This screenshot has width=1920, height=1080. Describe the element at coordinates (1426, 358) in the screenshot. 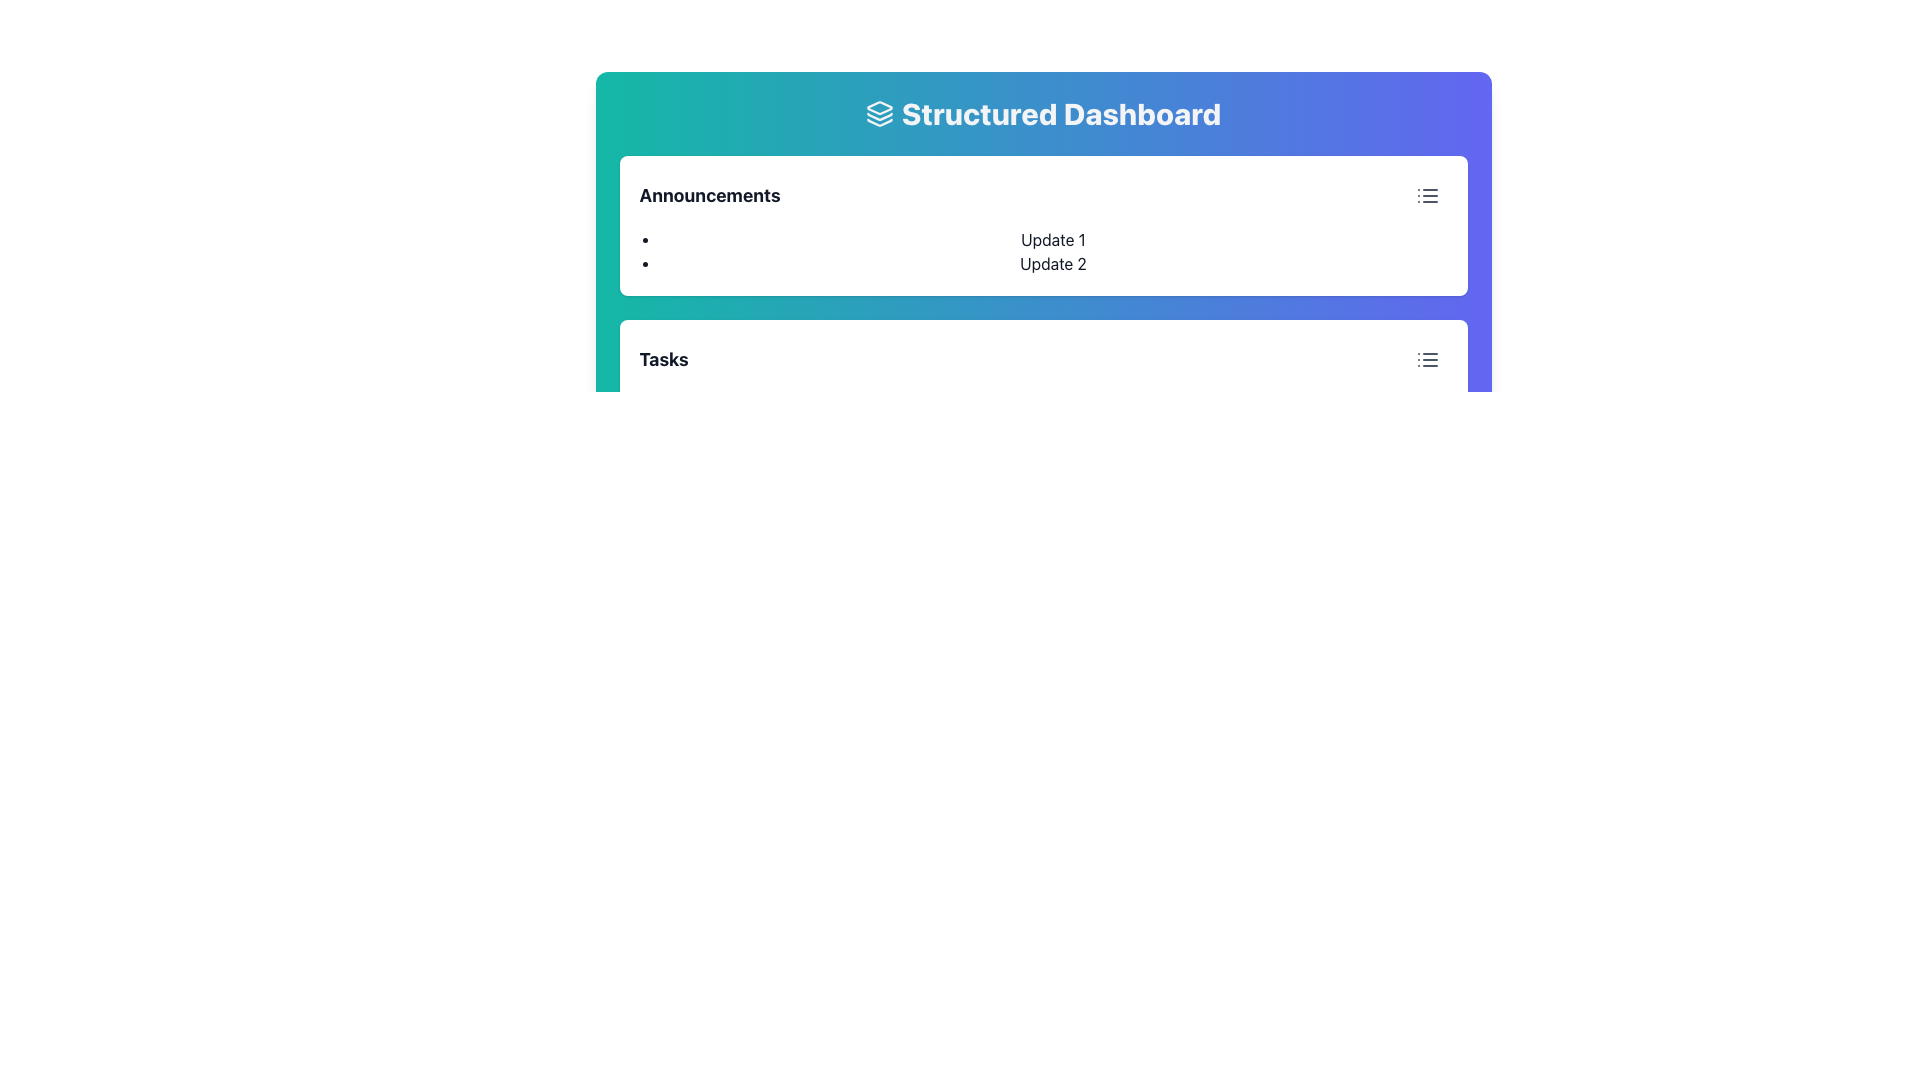

I see `the small circular icon featuring a list-style graphic located near the right edge of the section containing the 'Tasks' heading` at that location.